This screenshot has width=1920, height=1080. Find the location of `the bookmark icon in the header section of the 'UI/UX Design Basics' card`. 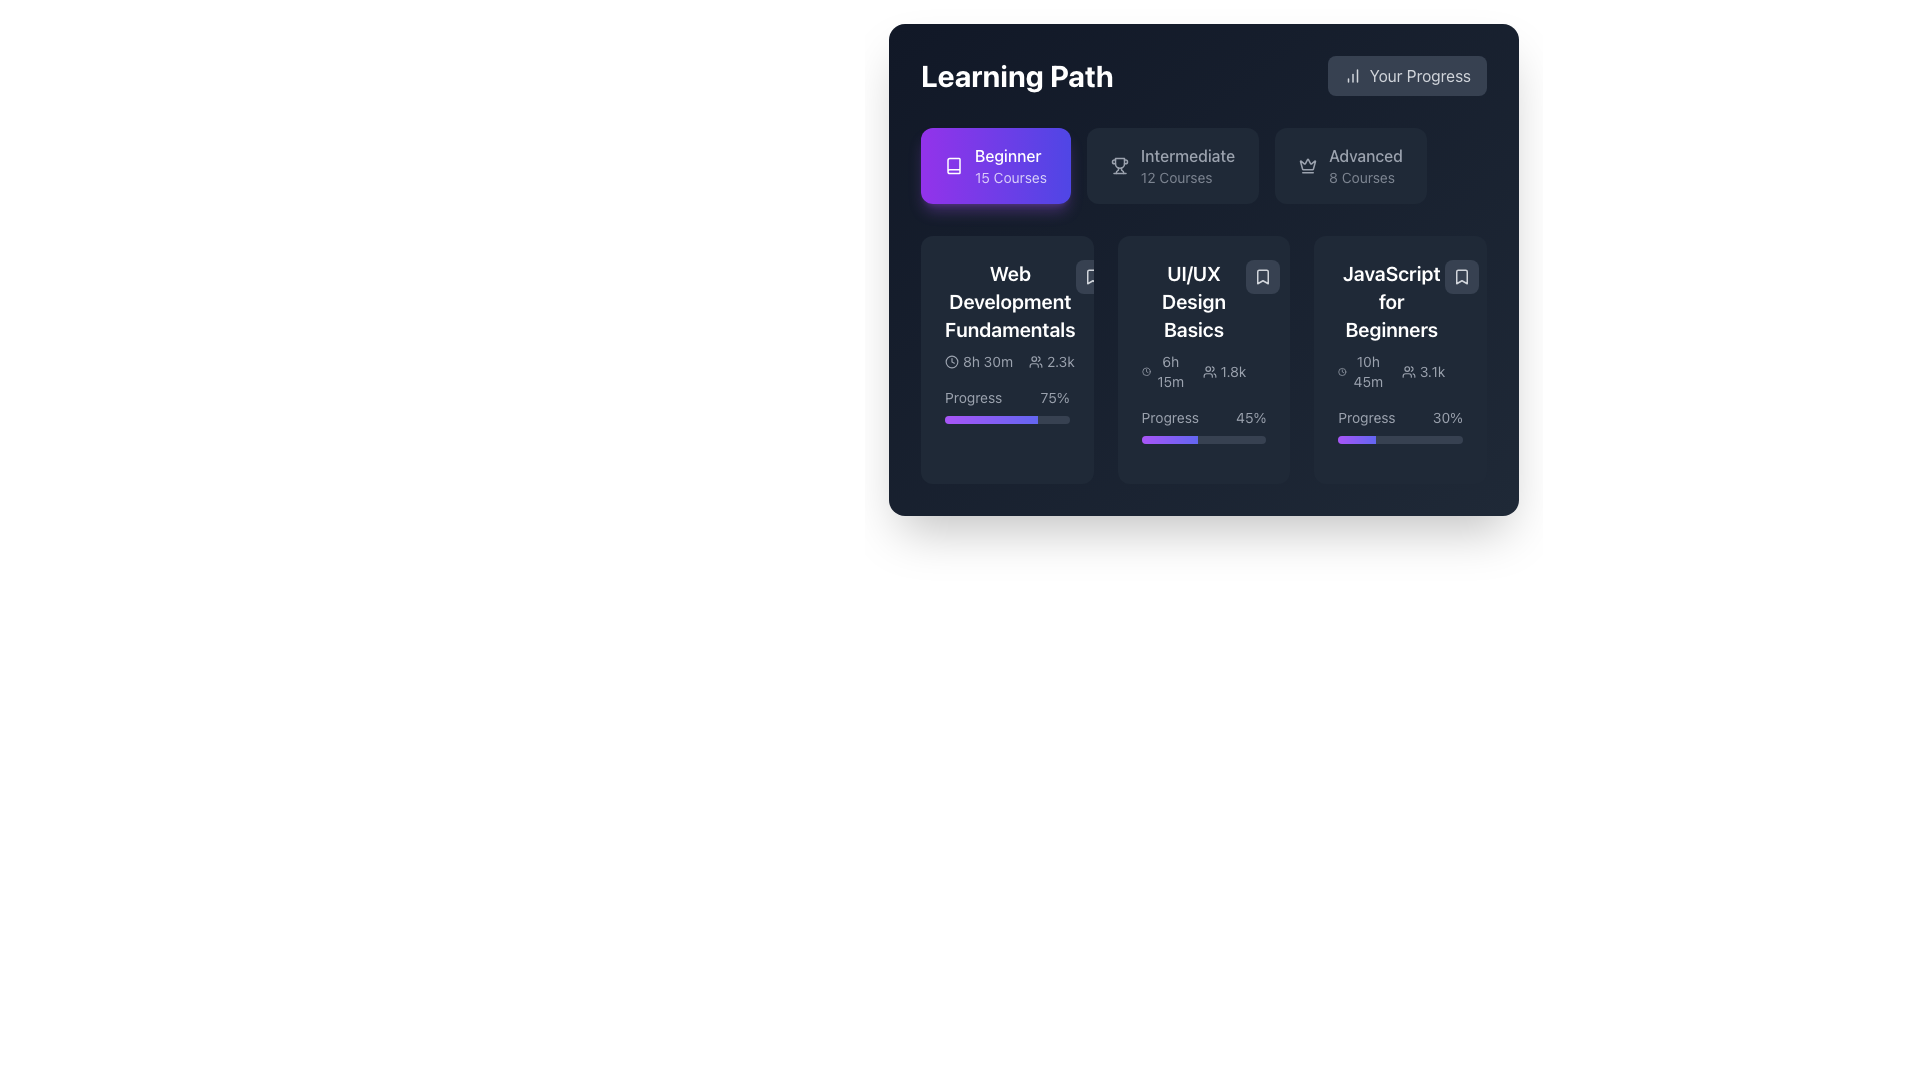

the bookmark icon in the header section of the 'UI/UX Design Basics' card is located at coordinates (1262, 277).